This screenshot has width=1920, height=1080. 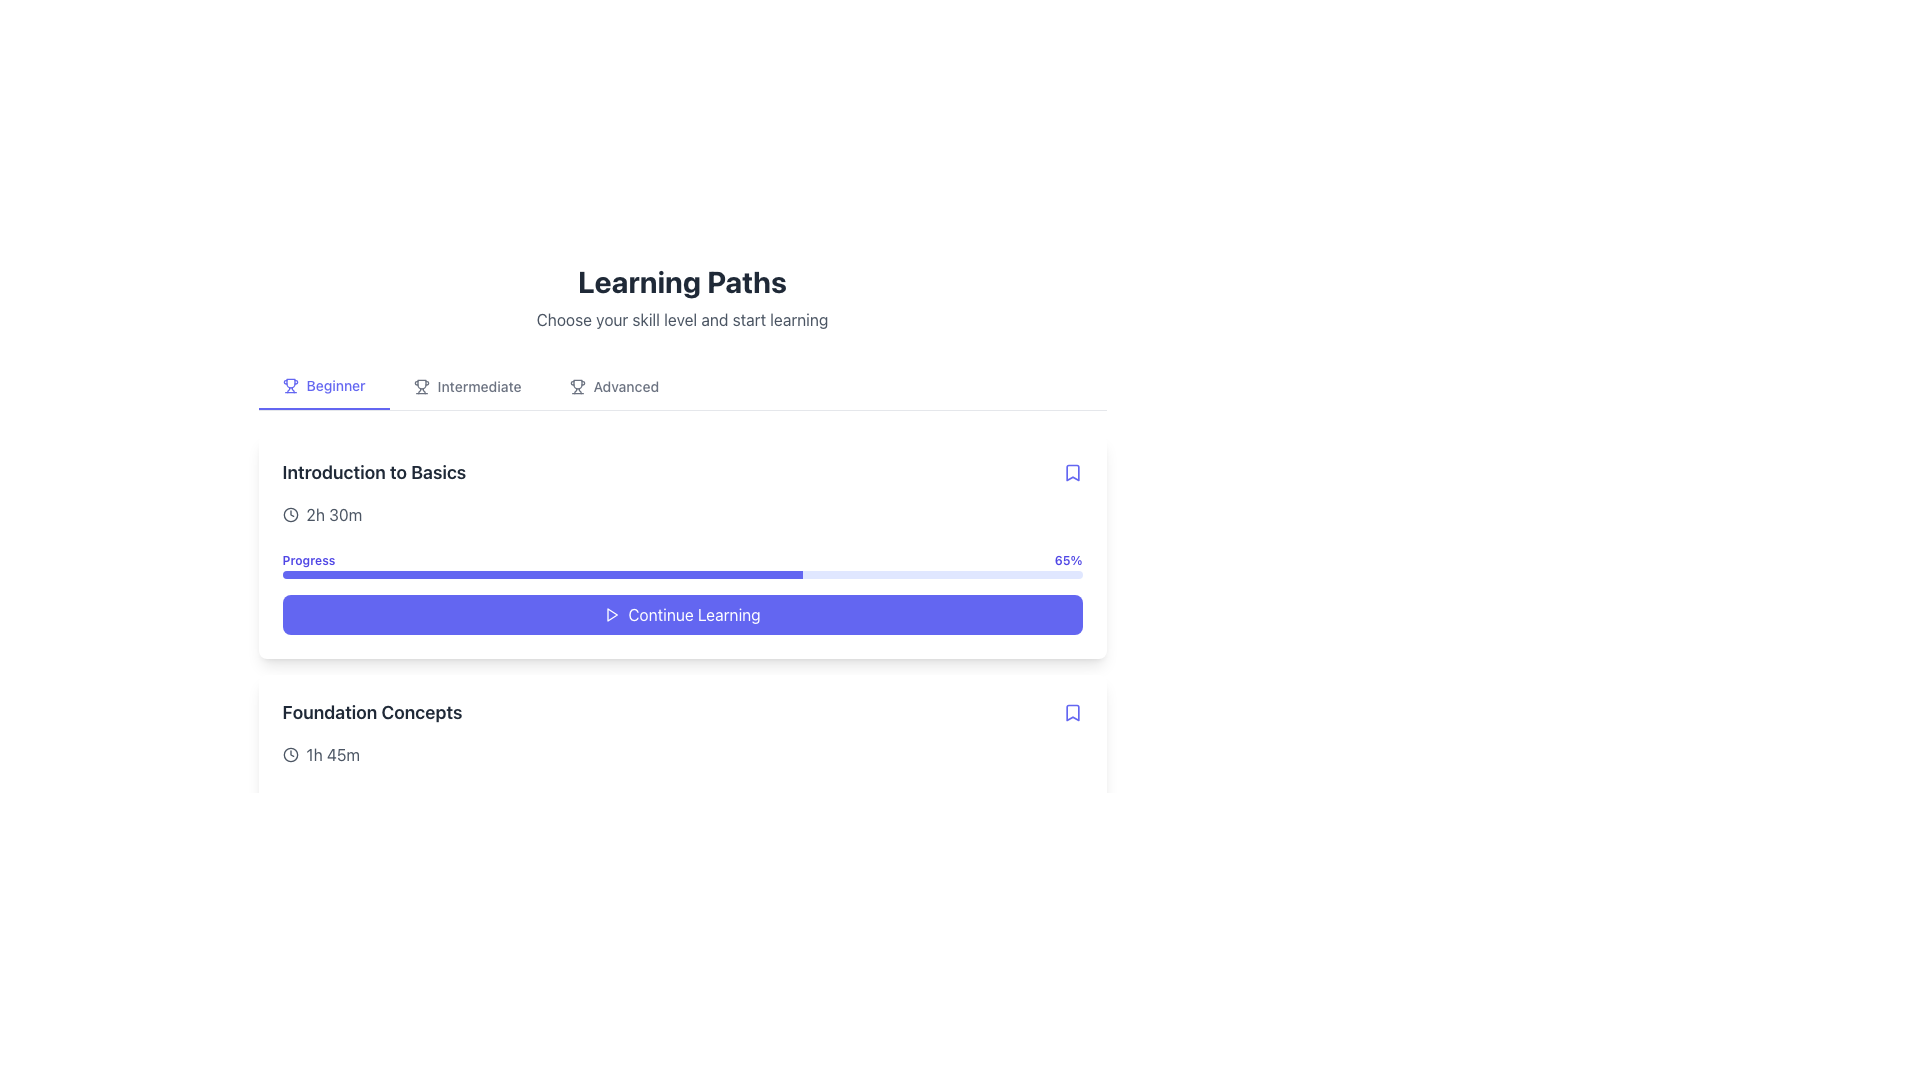 I want to click on progress bar, so click(x=441, y=574).